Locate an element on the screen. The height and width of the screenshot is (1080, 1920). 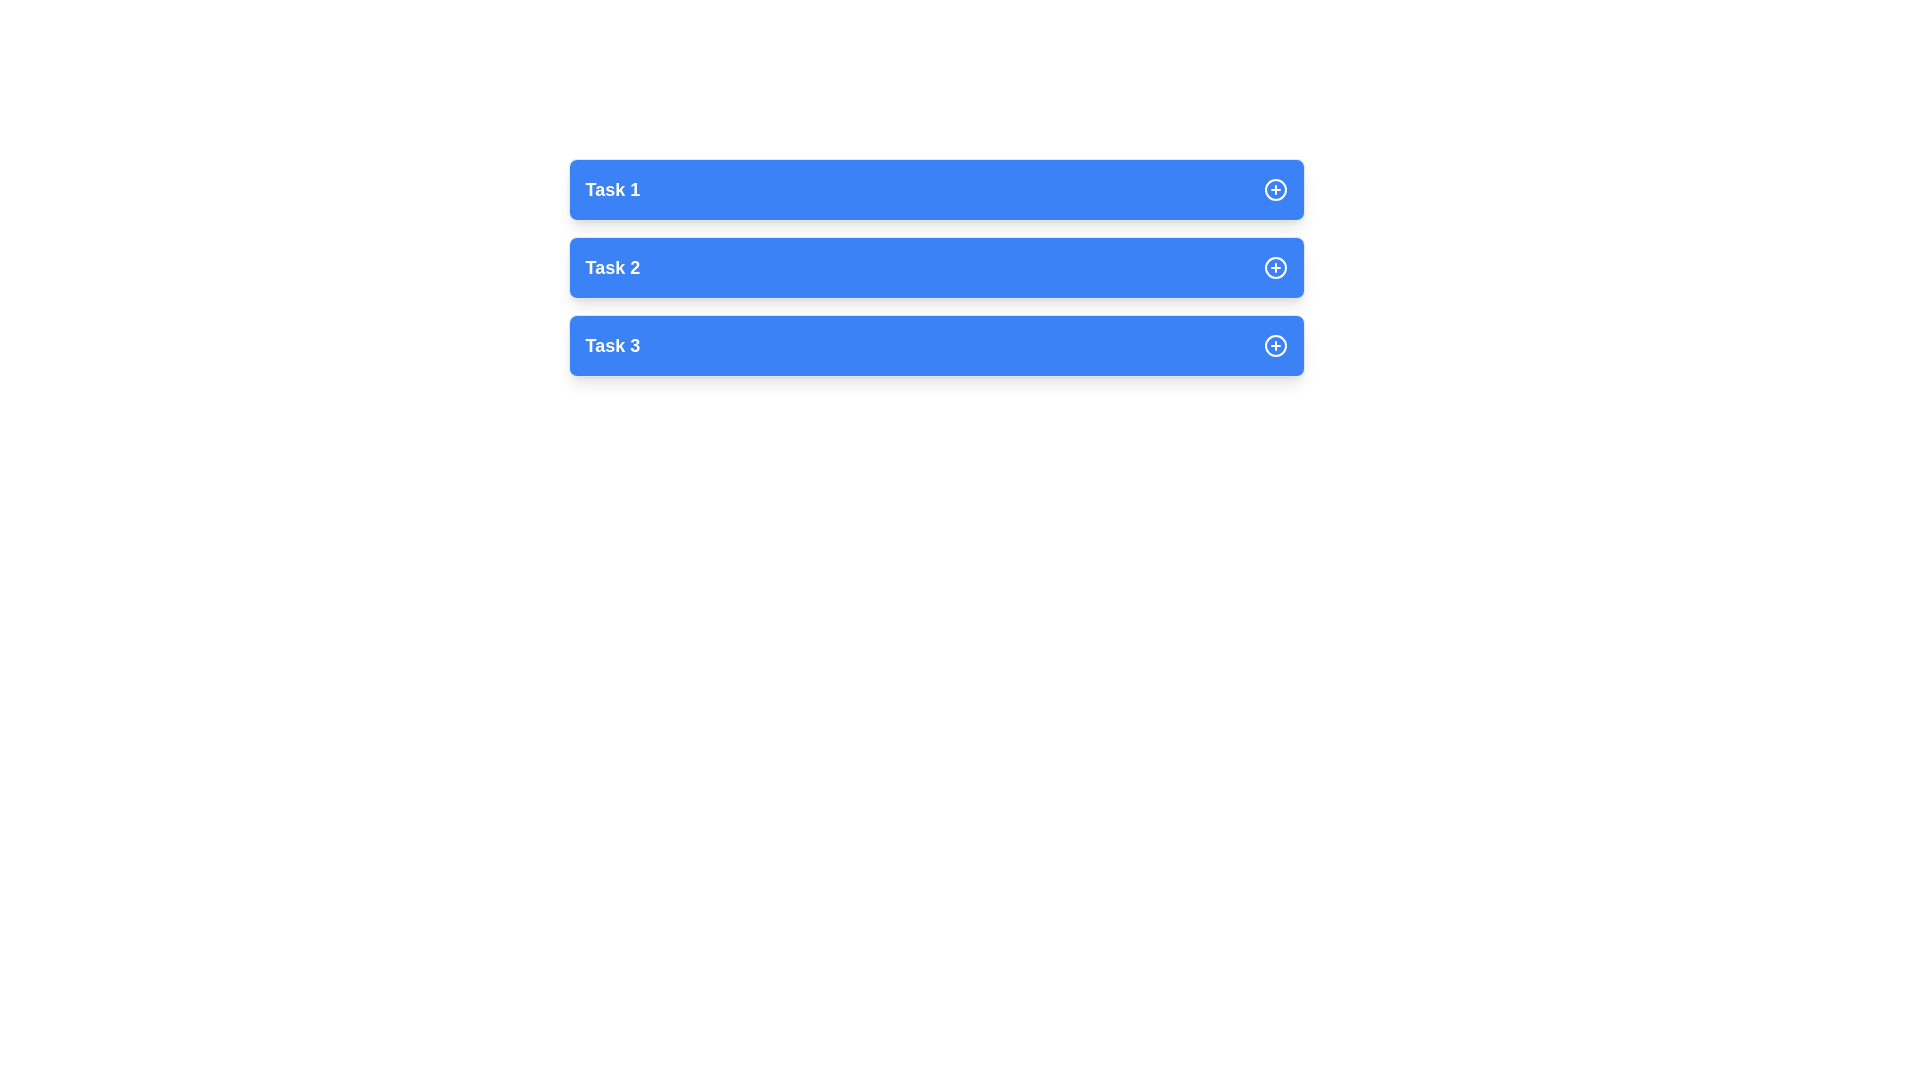
the 'Task 3' text label that identifies the associated task in the third position of a vertically stacked list of task containers is located at coordinates (611, 345).